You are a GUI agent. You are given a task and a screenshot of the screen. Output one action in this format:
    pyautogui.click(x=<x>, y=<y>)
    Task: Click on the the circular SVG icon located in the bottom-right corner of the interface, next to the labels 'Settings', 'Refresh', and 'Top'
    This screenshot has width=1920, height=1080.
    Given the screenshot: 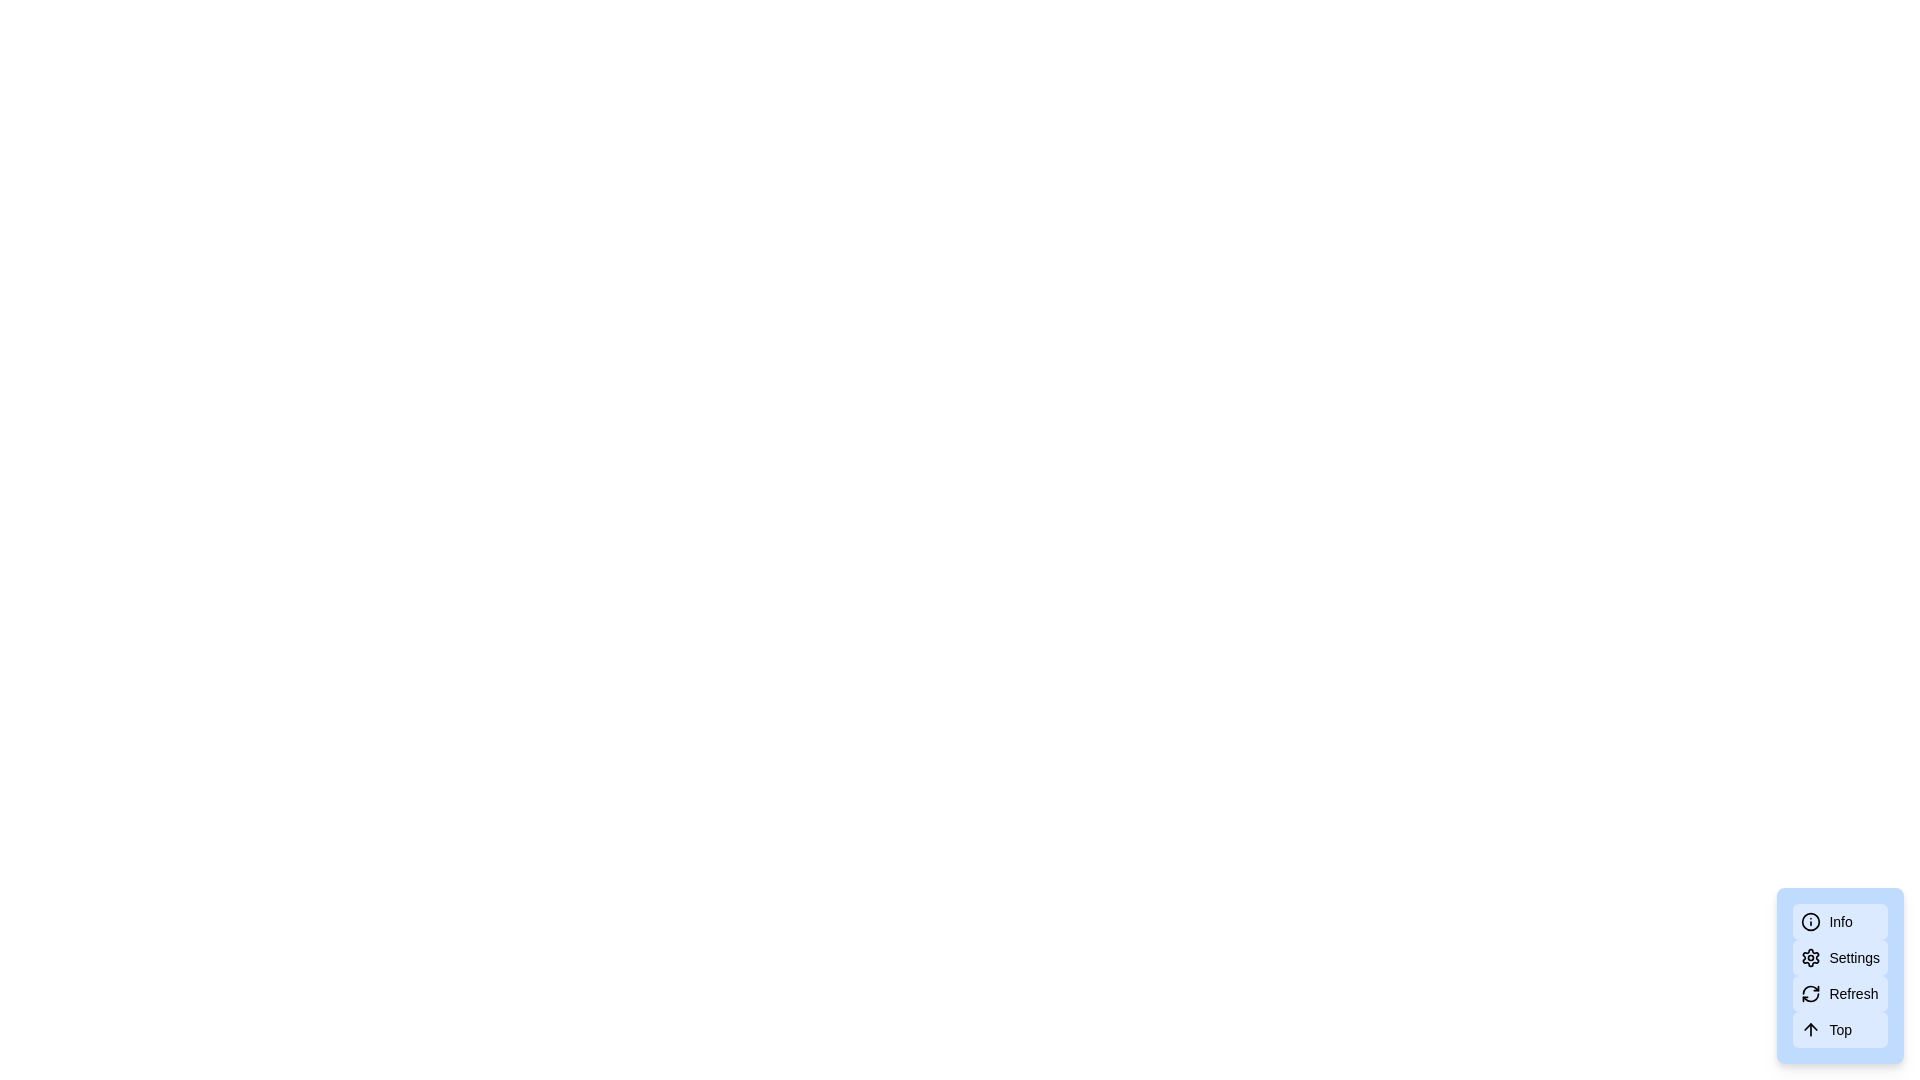 What is the action you would take?
    pyautogui.click(x=1811, y=921)
    